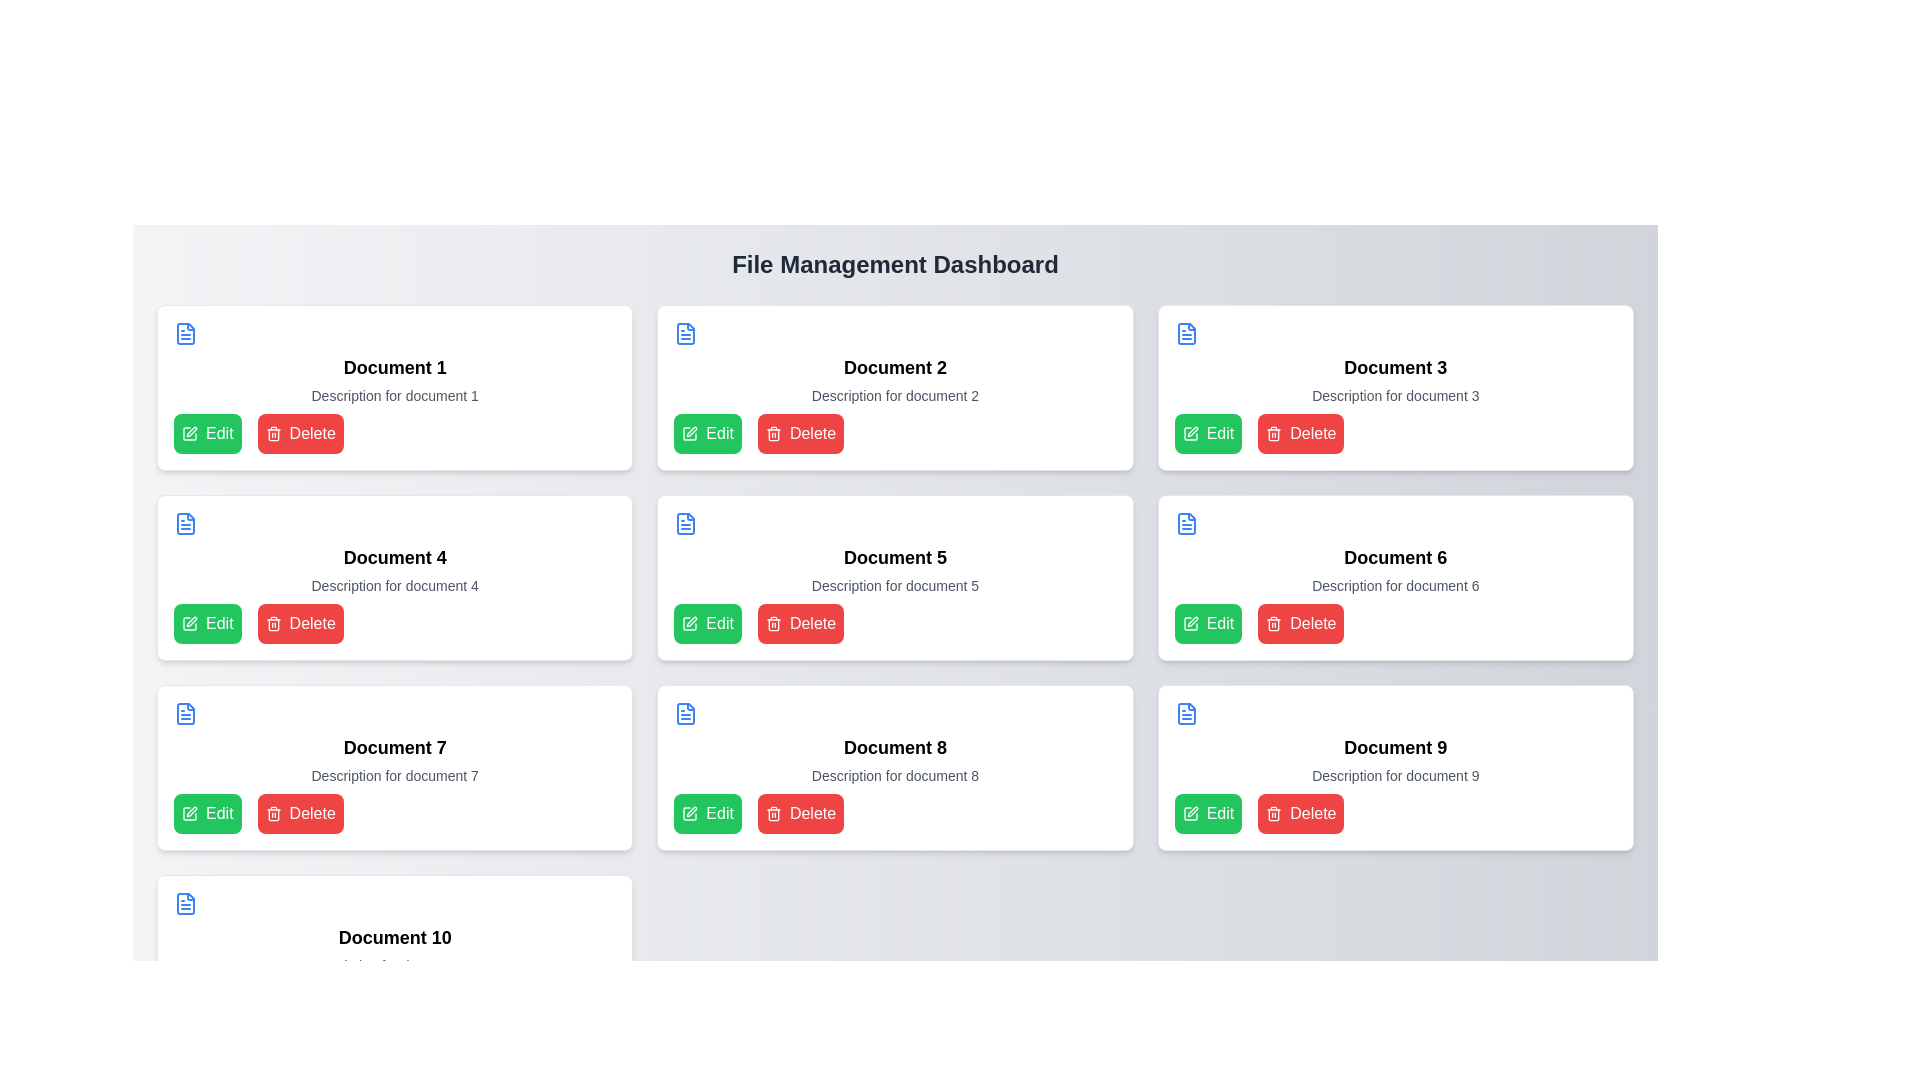  I want to click on the green 'Edit' button with a pen icon located in the top-left corner of the 'Document 1' card to initiate editing, so click(207, 433).